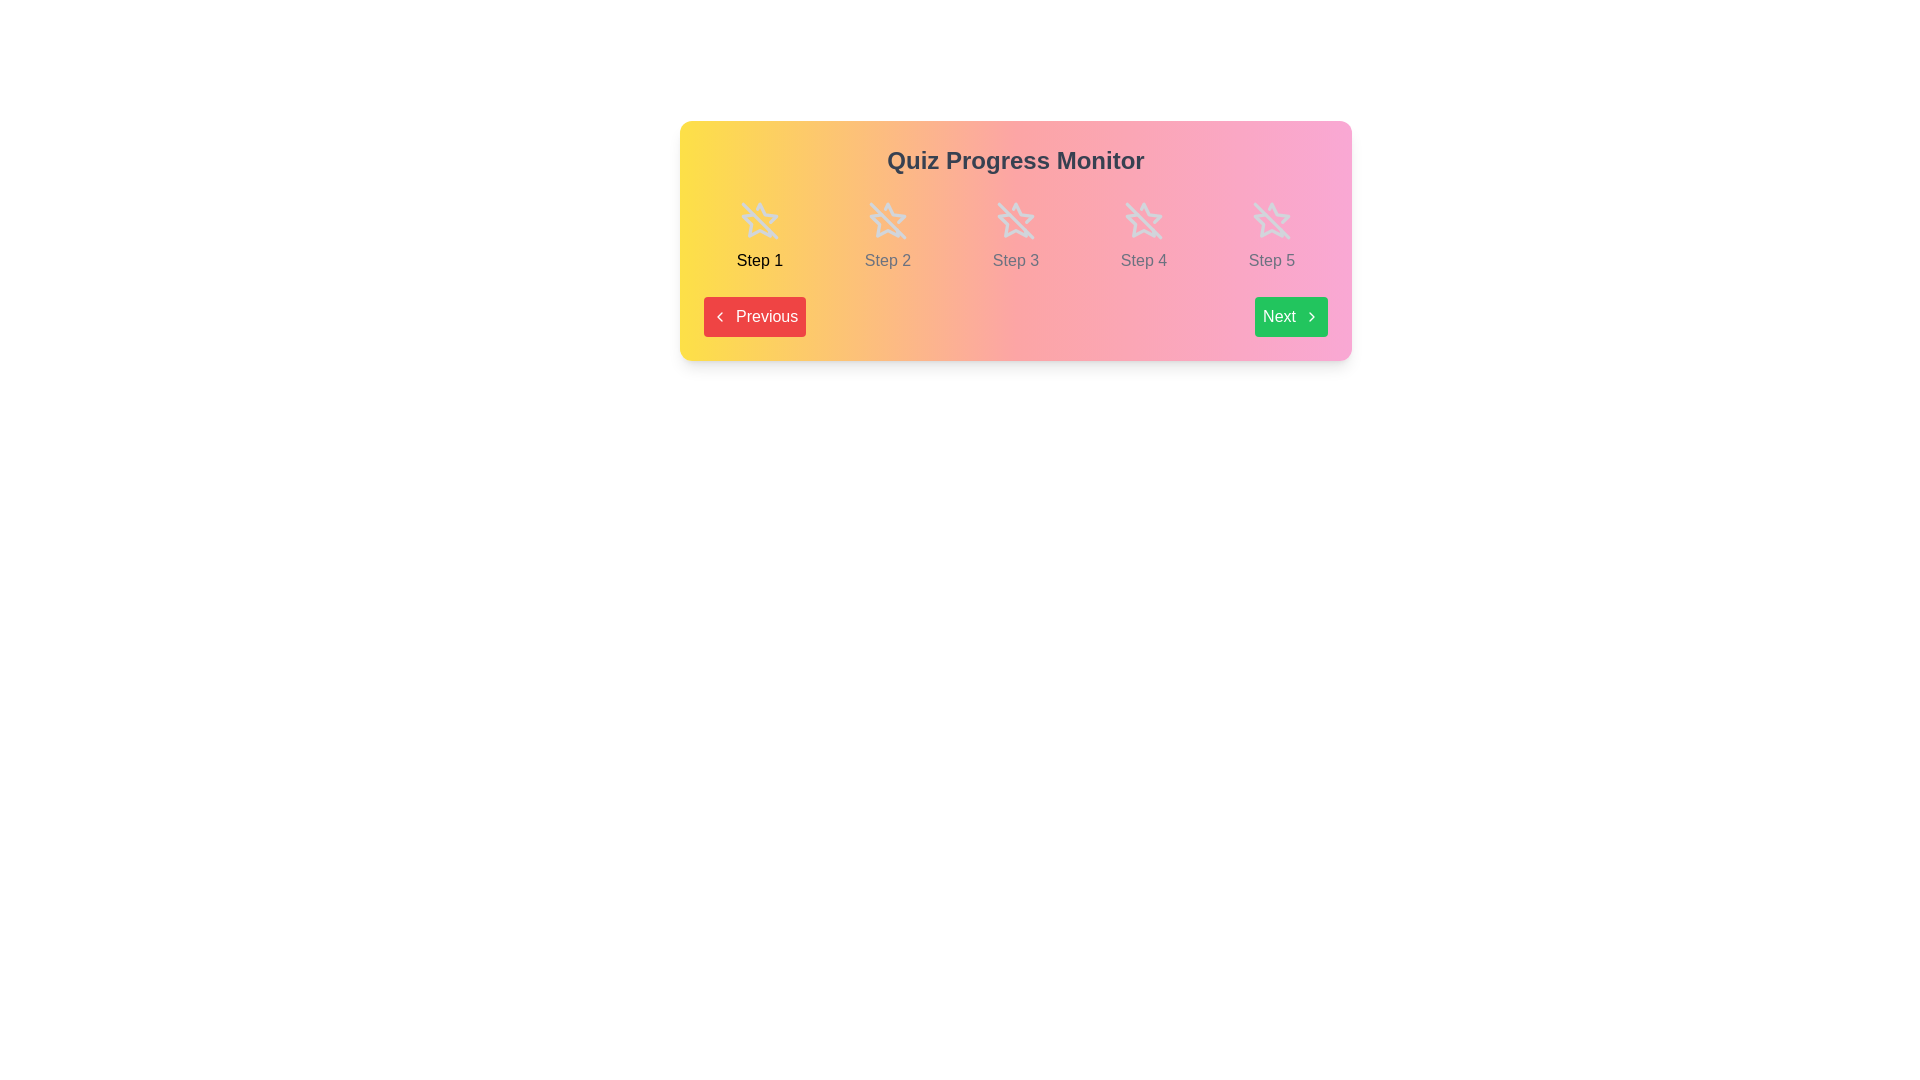  I want to click on the navigation button located at the bottom-left corner of the quiz interface, so click(754, 315).